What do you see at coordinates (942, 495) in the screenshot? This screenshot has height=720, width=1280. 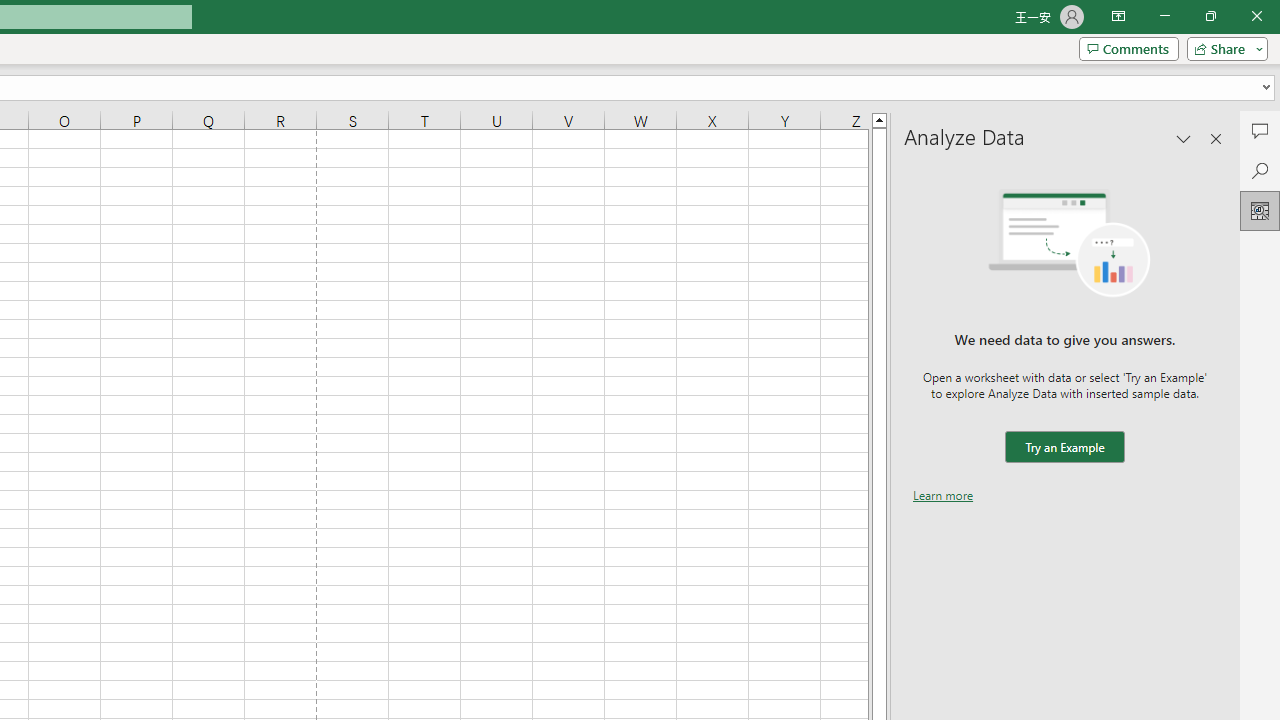 I see `'Learn more'` at bounding box center [942, 495].